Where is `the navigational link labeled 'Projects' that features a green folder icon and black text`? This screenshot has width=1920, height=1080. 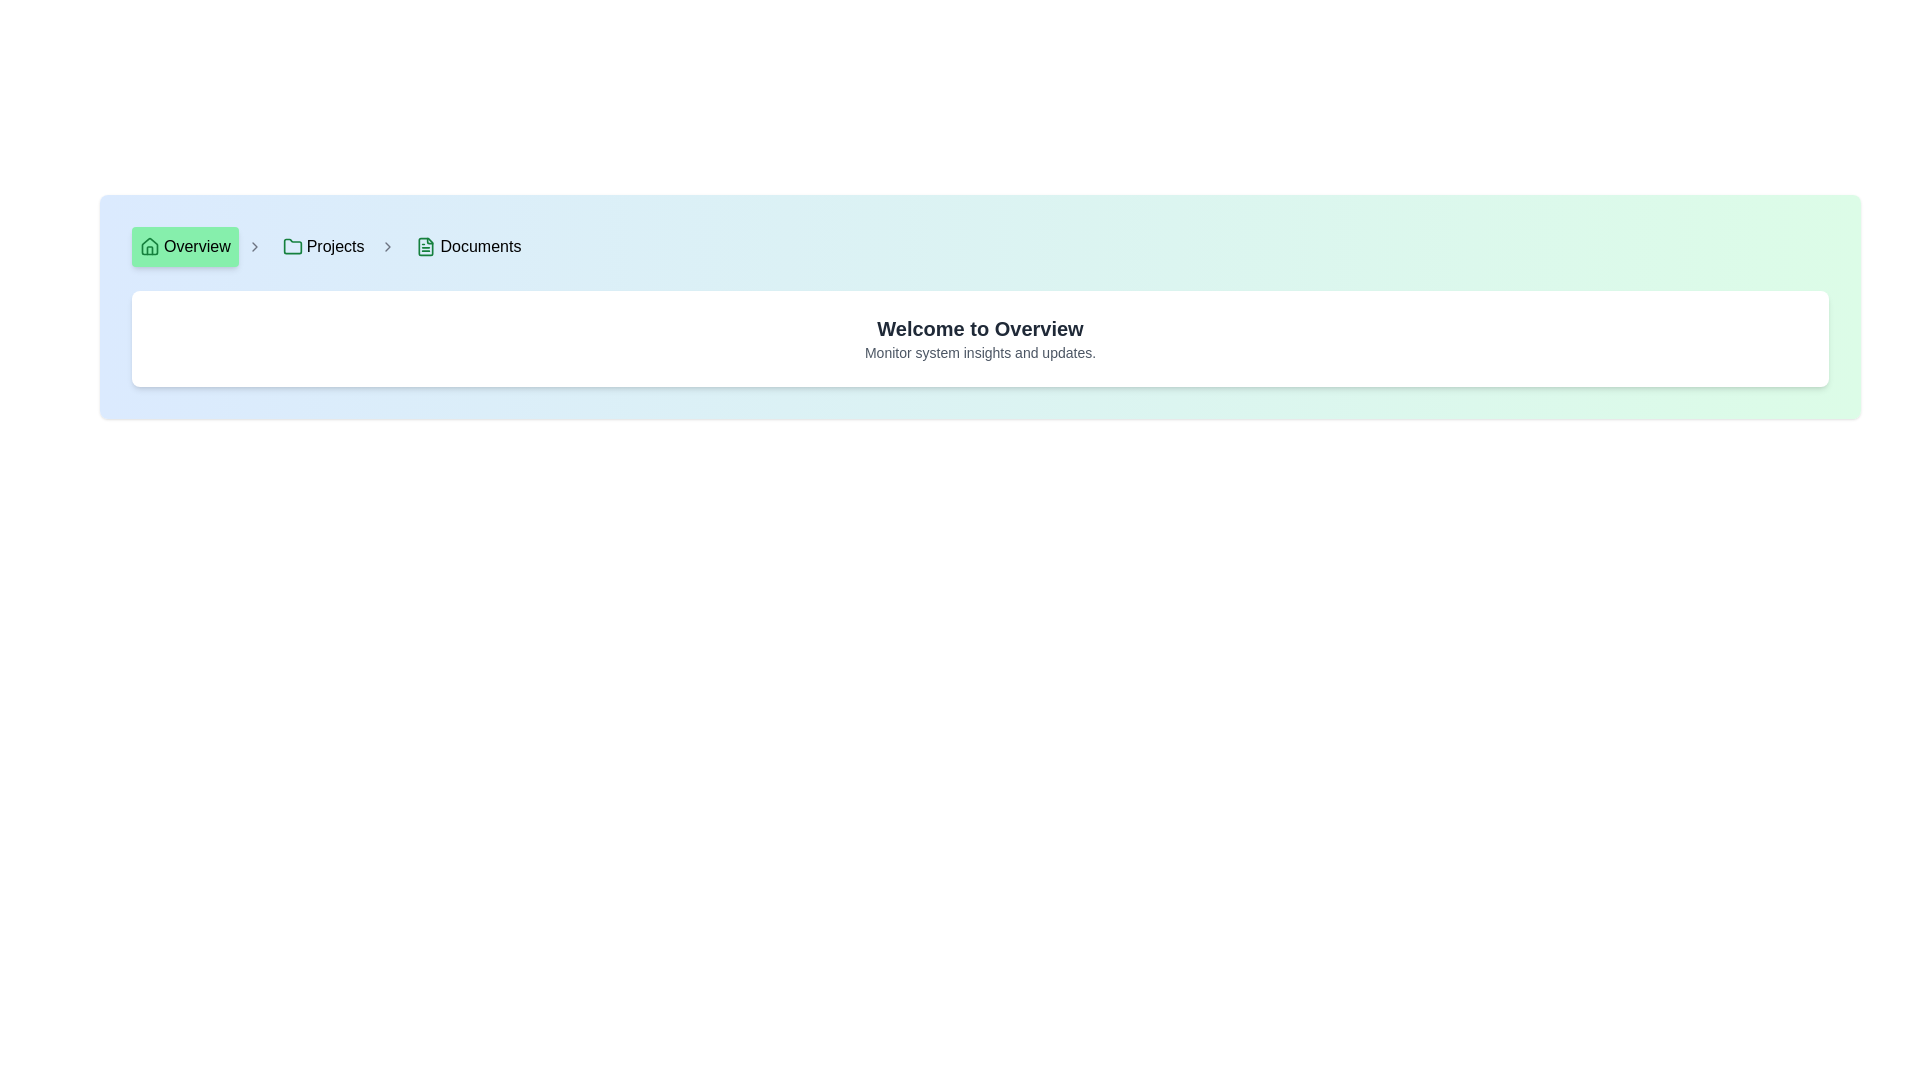
the navigational link labeled 'Projects' that features a green folder icon and black text is located at coordinates (323, 245).